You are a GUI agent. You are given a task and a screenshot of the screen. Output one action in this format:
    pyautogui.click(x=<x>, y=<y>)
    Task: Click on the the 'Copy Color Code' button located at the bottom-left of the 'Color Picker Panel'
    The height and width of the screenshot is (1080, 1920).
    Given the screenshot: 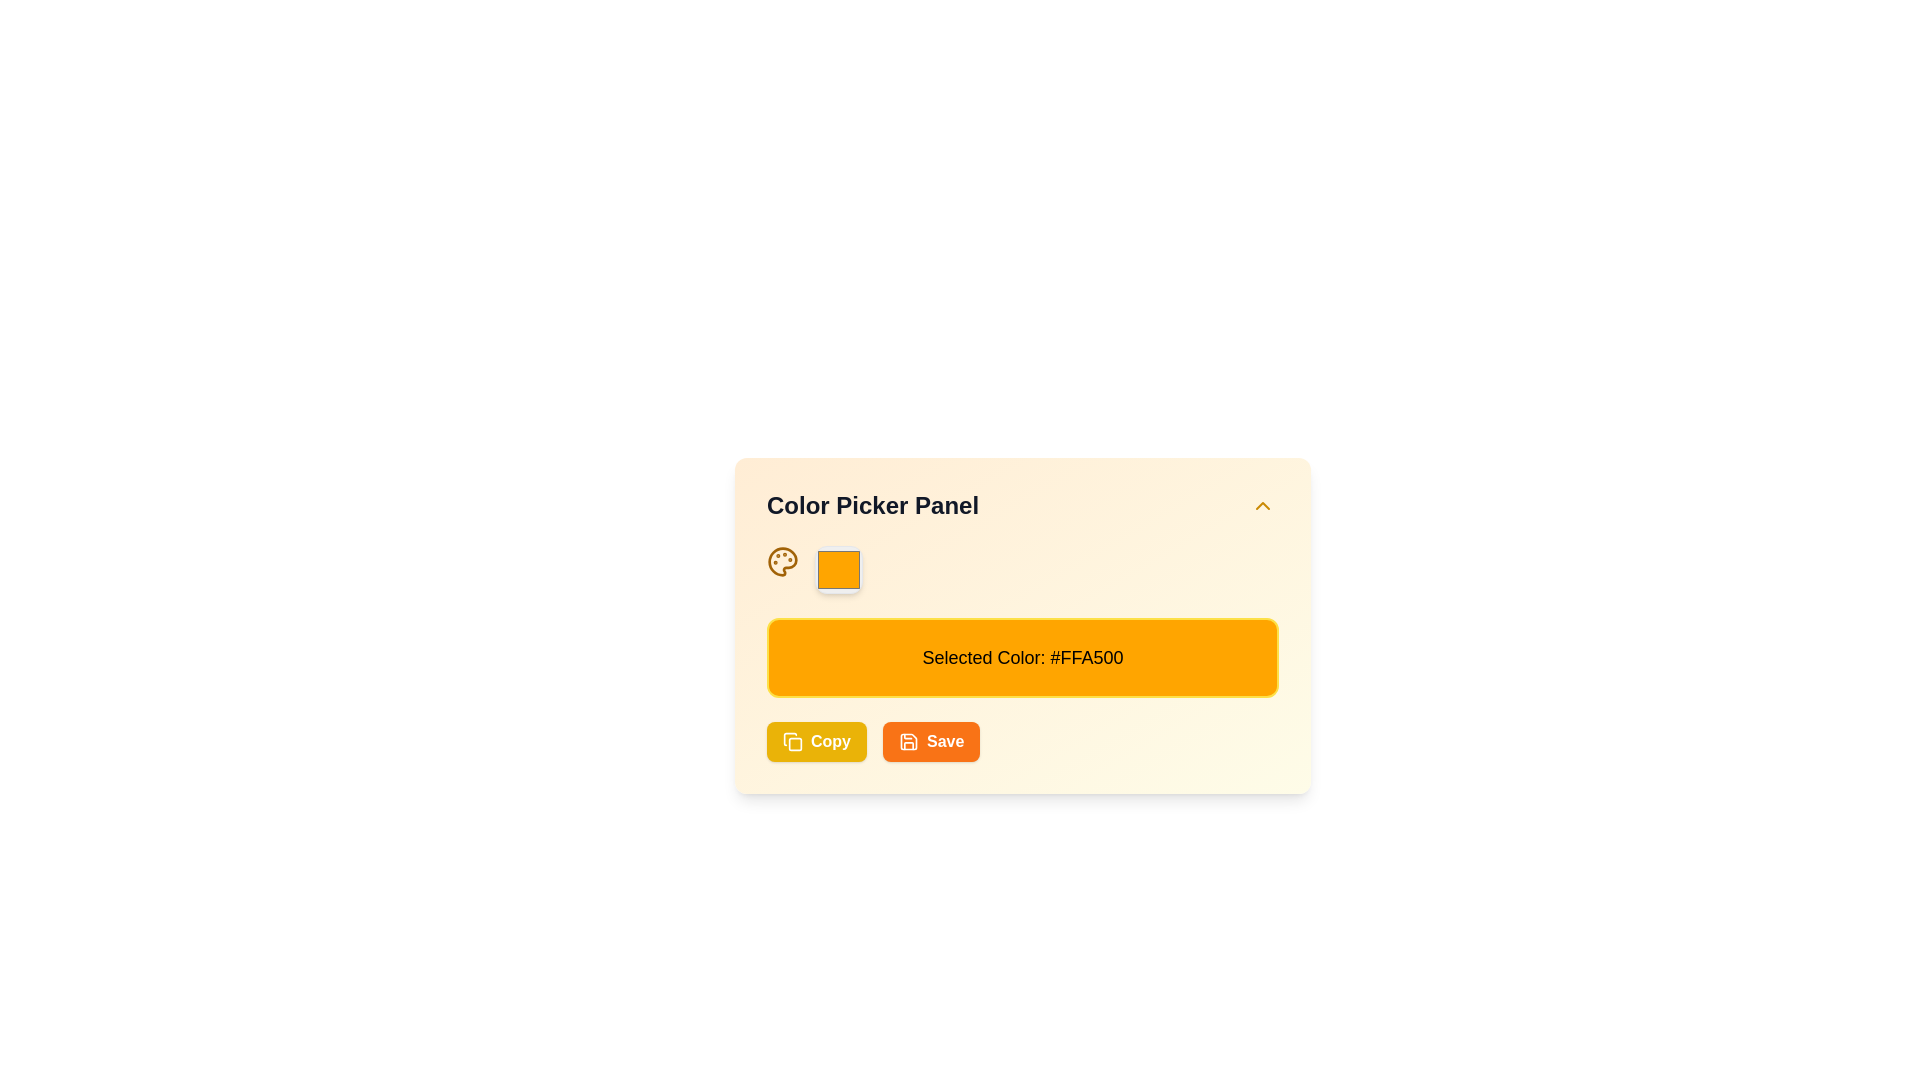 What is the action you would take?
    pyautogui.click(x=816, y=741)
    